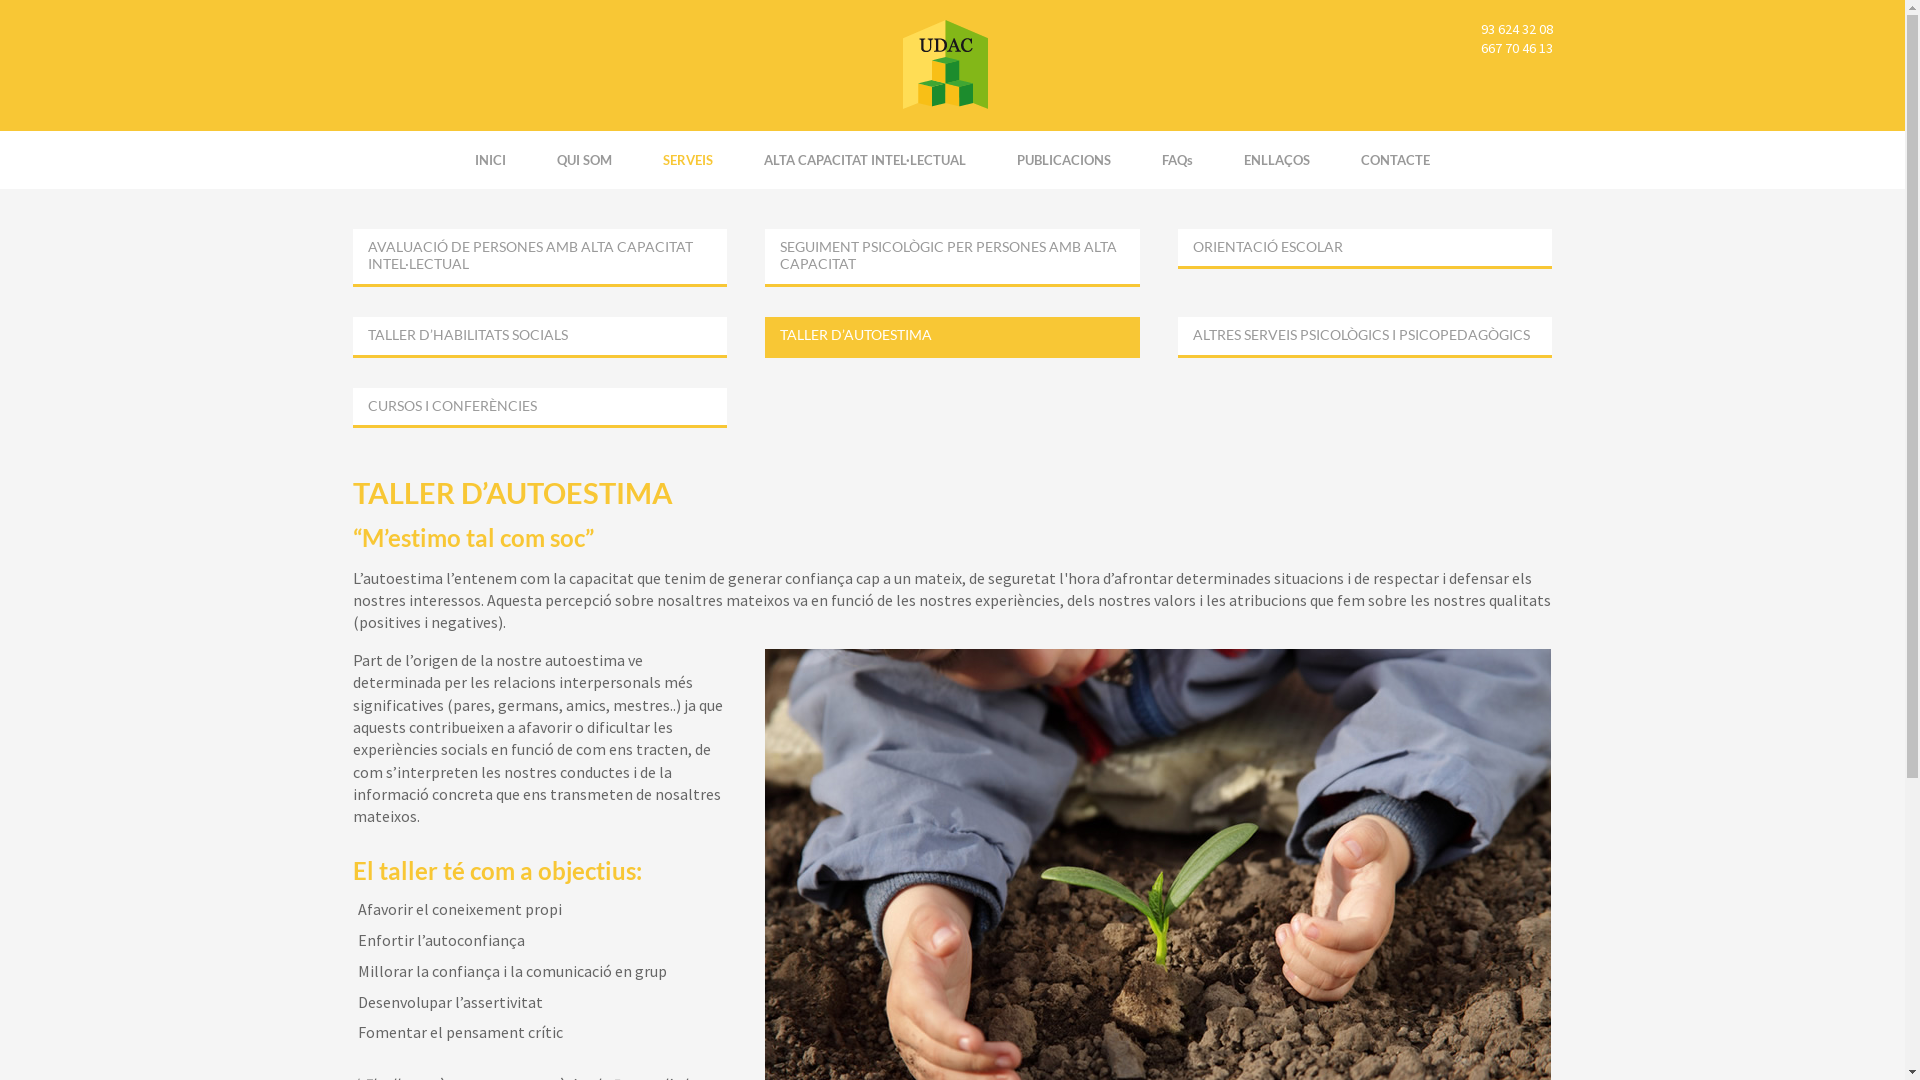 The width and height of the screenshot is (1920, 1080). Describe the element at coordinates (687, 158) in the screenshot. I see `'SERVEIS'` at that location.